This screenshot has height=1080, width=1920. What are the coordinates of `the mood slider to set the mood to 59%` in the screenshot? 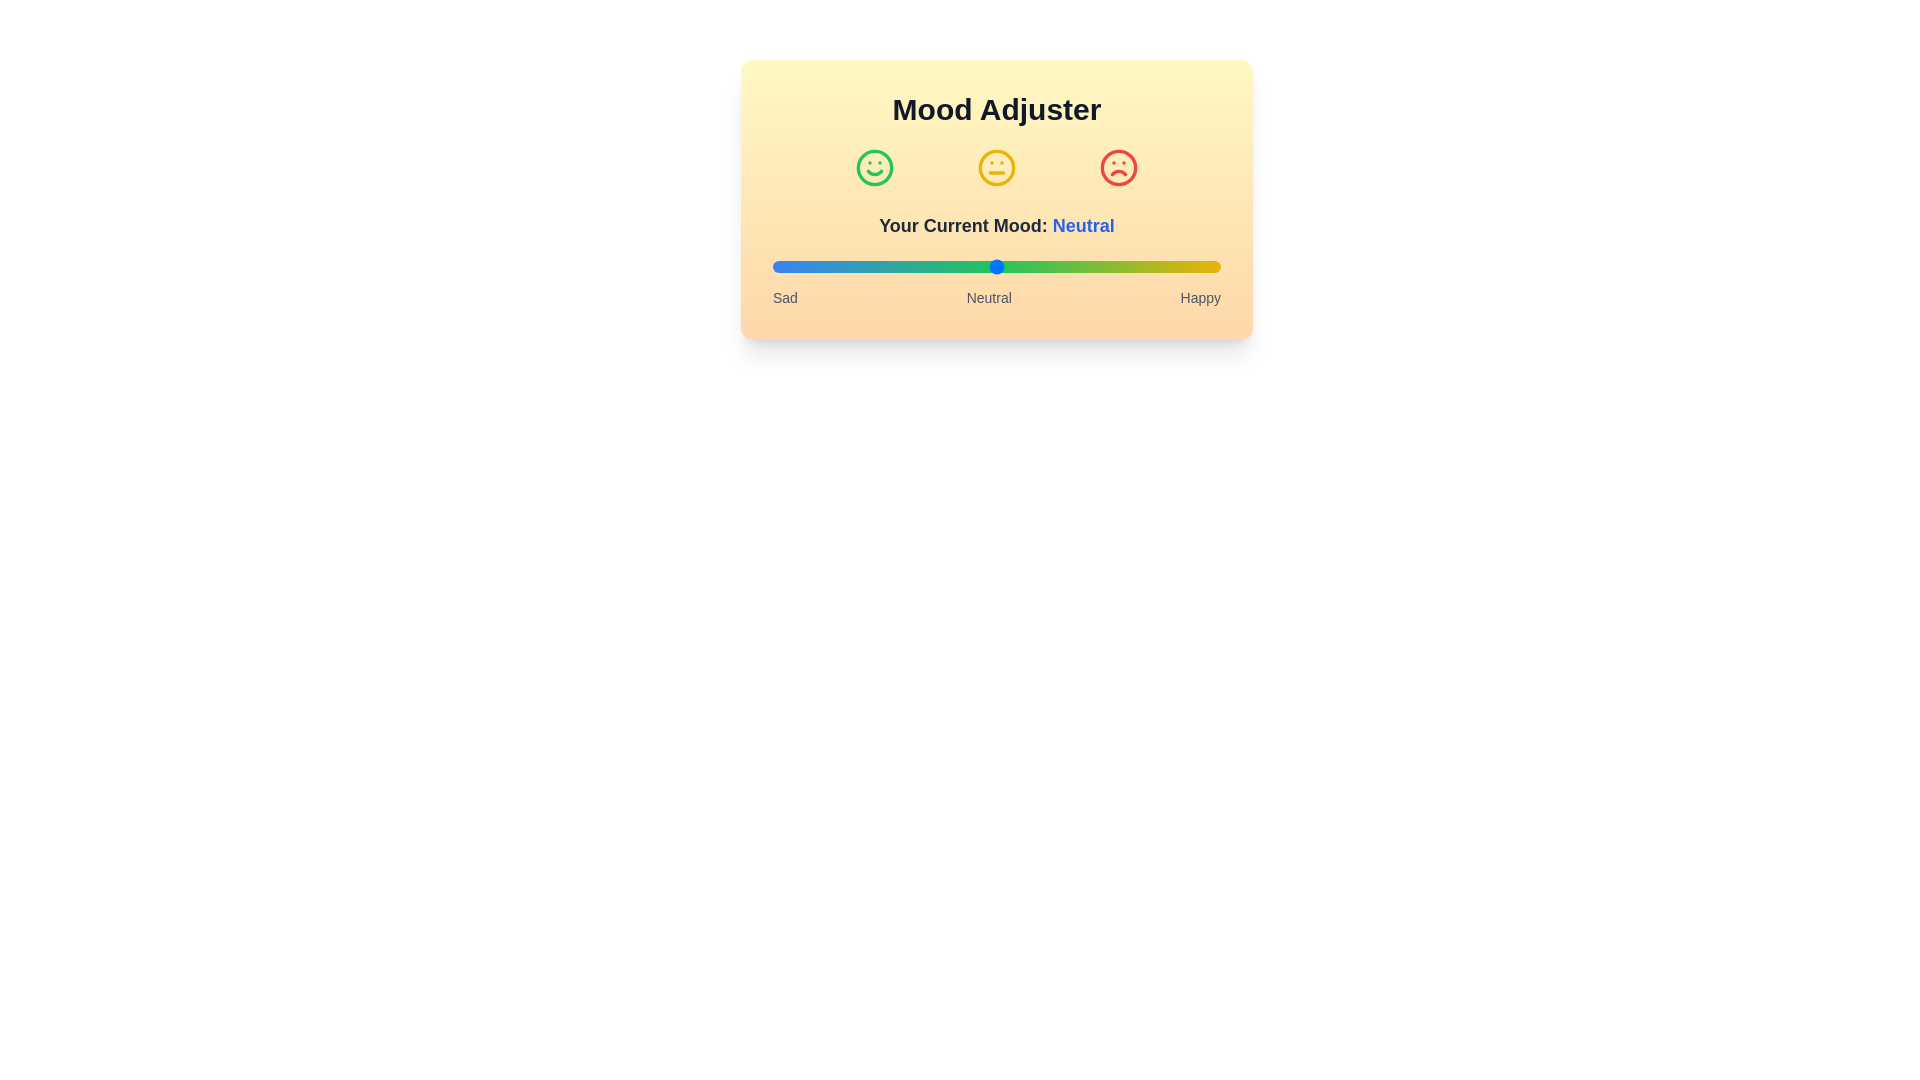 It's located at (1037, 265).